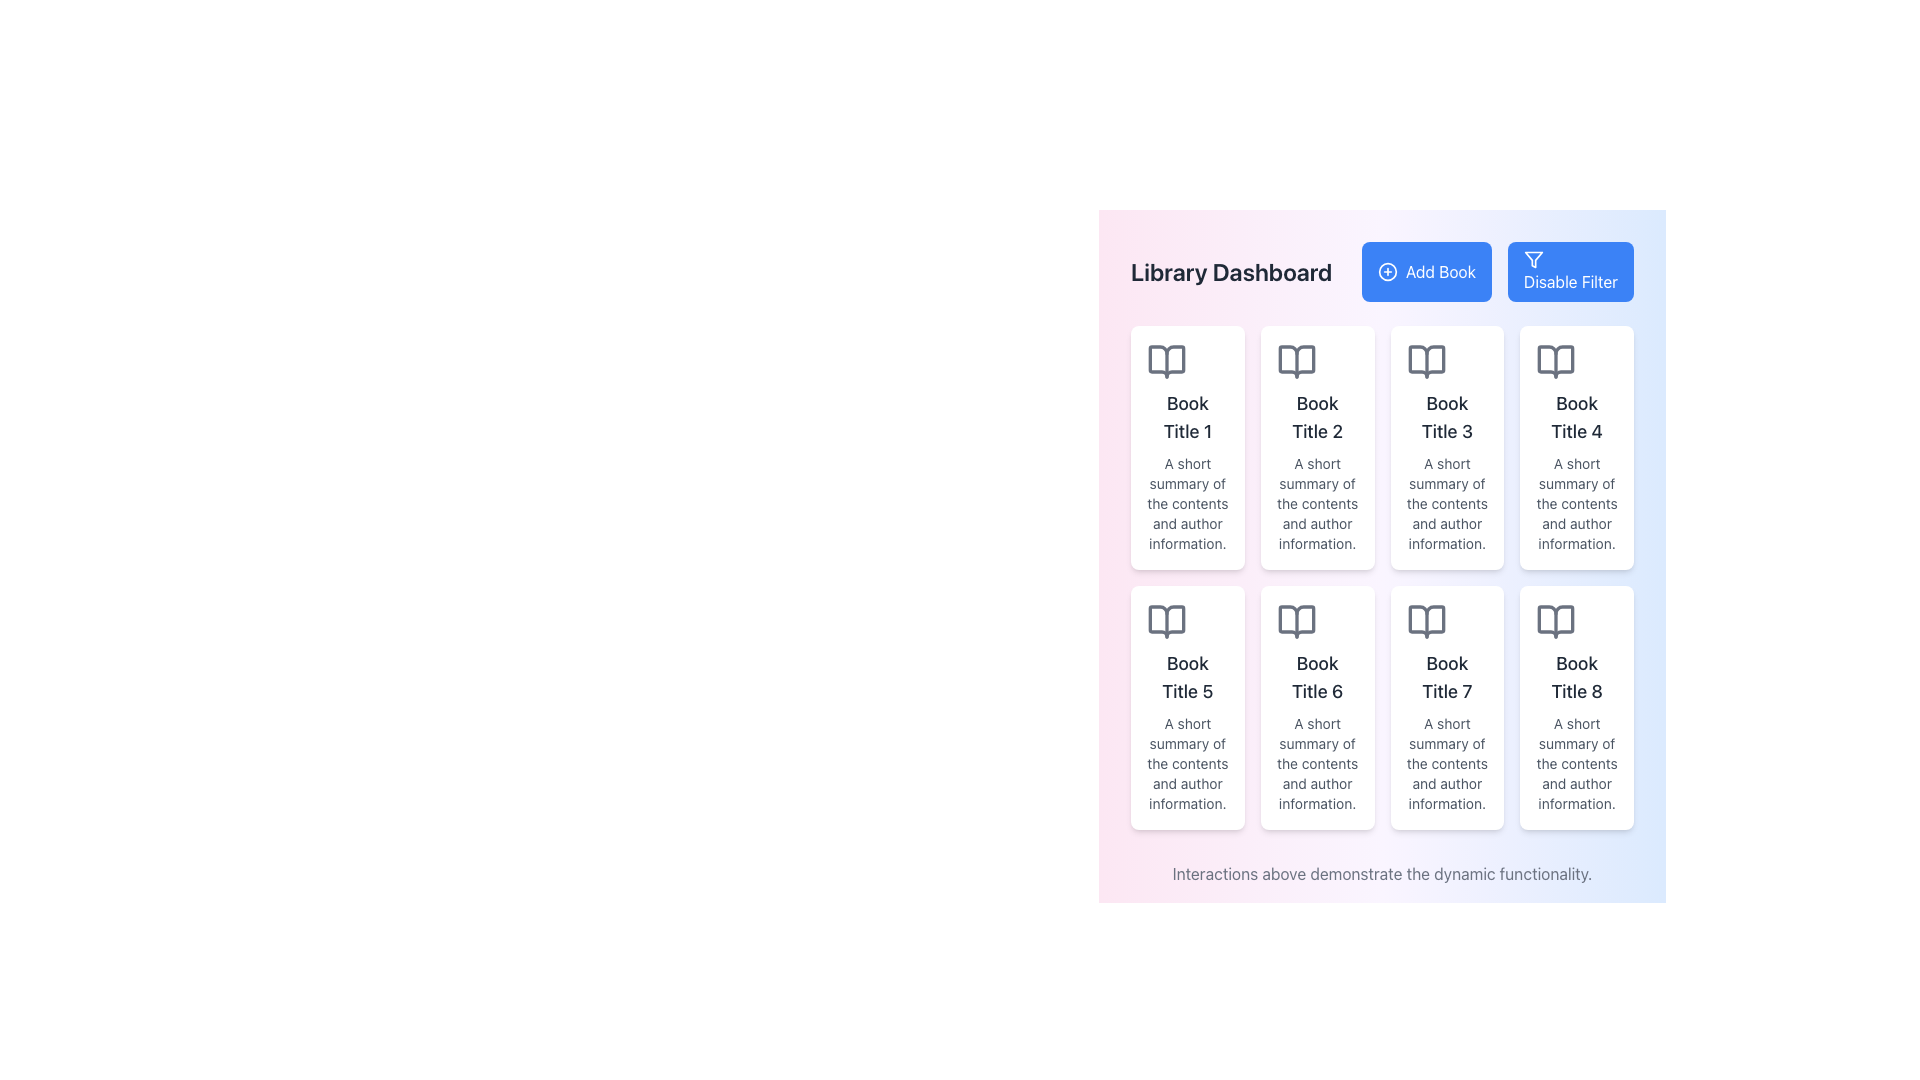  What do you see at coordinates (1187, 677) in the screenshot?
I see `text string 'Book Title 5' located in the fifth book entry of the library dashboard, positioned below the open book icon and above the descriptive text` at bounding box center [1187, 677].